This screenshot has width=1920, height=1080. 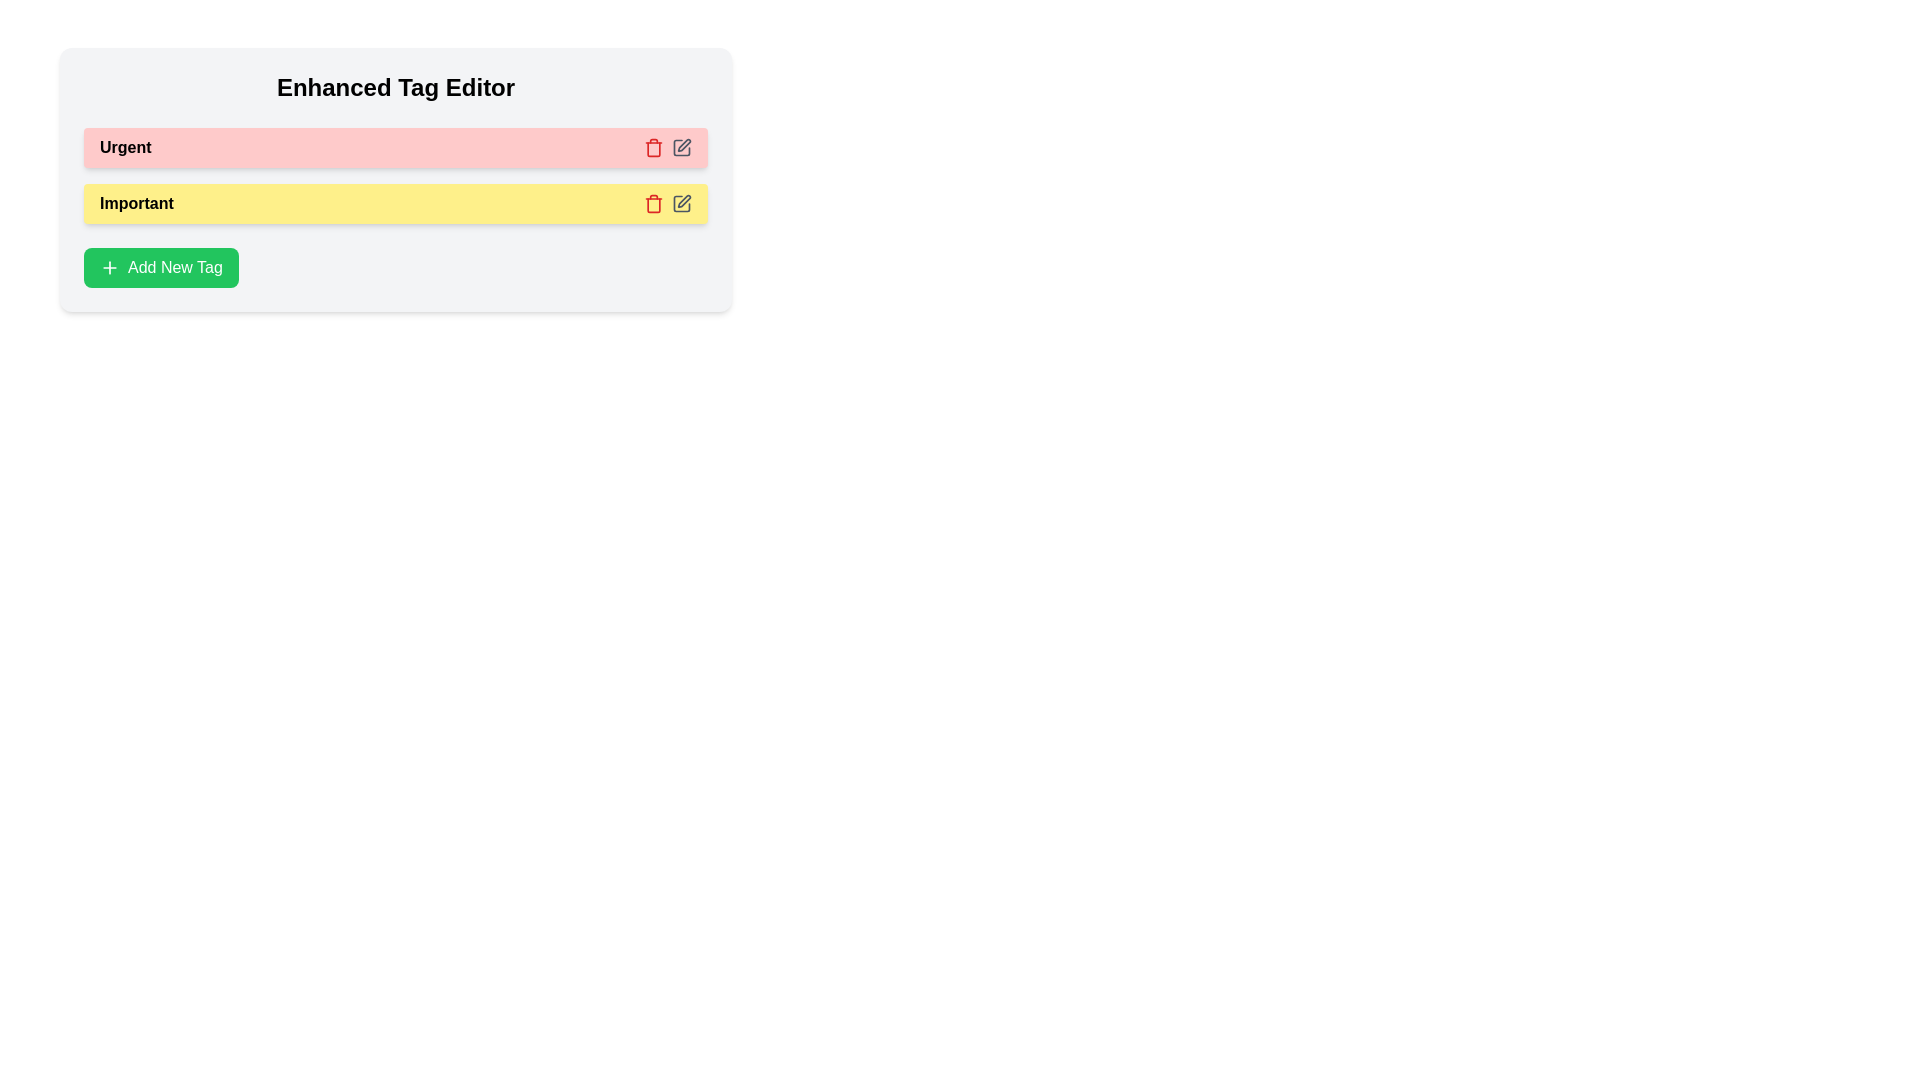 I want to click on the 'Urgent' text label located in the topmost red bar, which conveys a sense of urgency and is positioned to the left adjacent to icons, so click(x=124, y=146).